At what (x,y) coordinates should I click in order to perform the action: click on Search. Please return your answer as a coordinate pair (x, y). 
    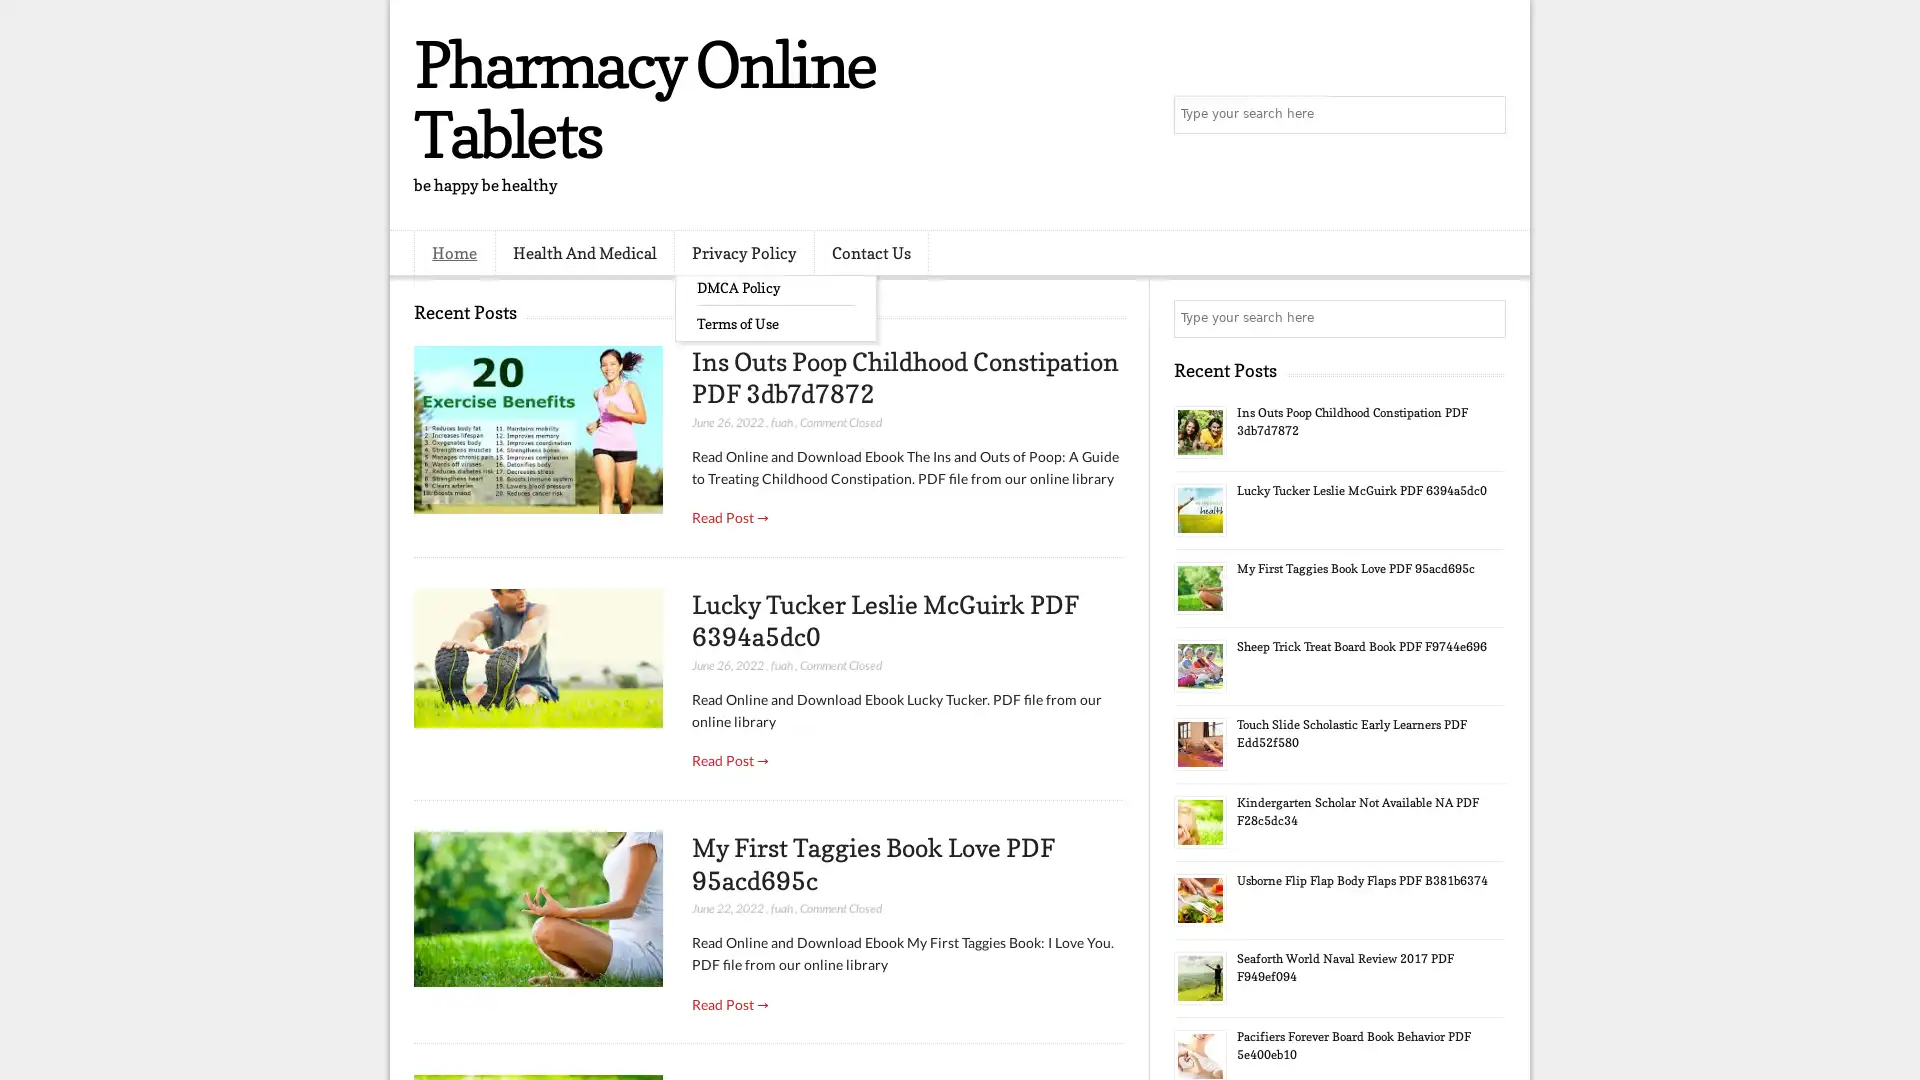
    Looking at the image, I should click on (1485, 115).